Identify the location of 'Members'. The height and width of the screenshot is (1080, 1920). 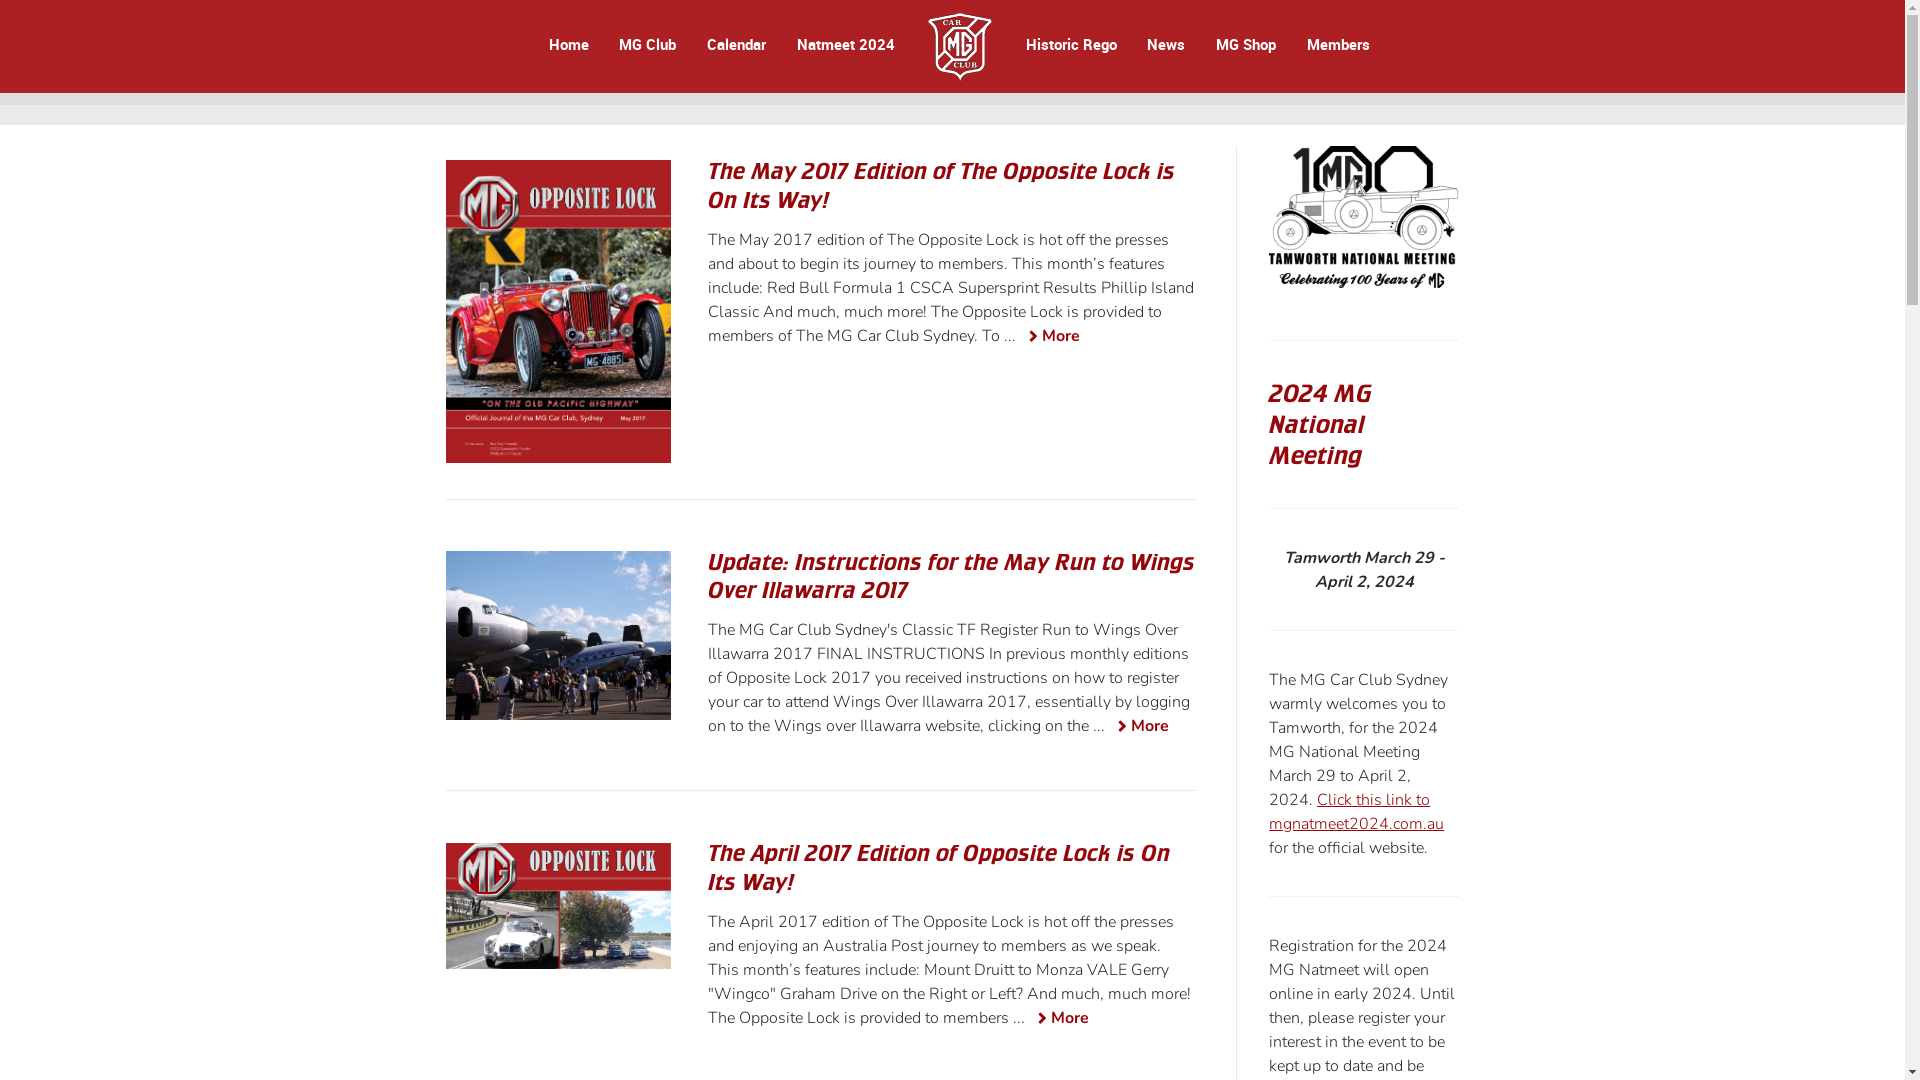
(1336, 43).